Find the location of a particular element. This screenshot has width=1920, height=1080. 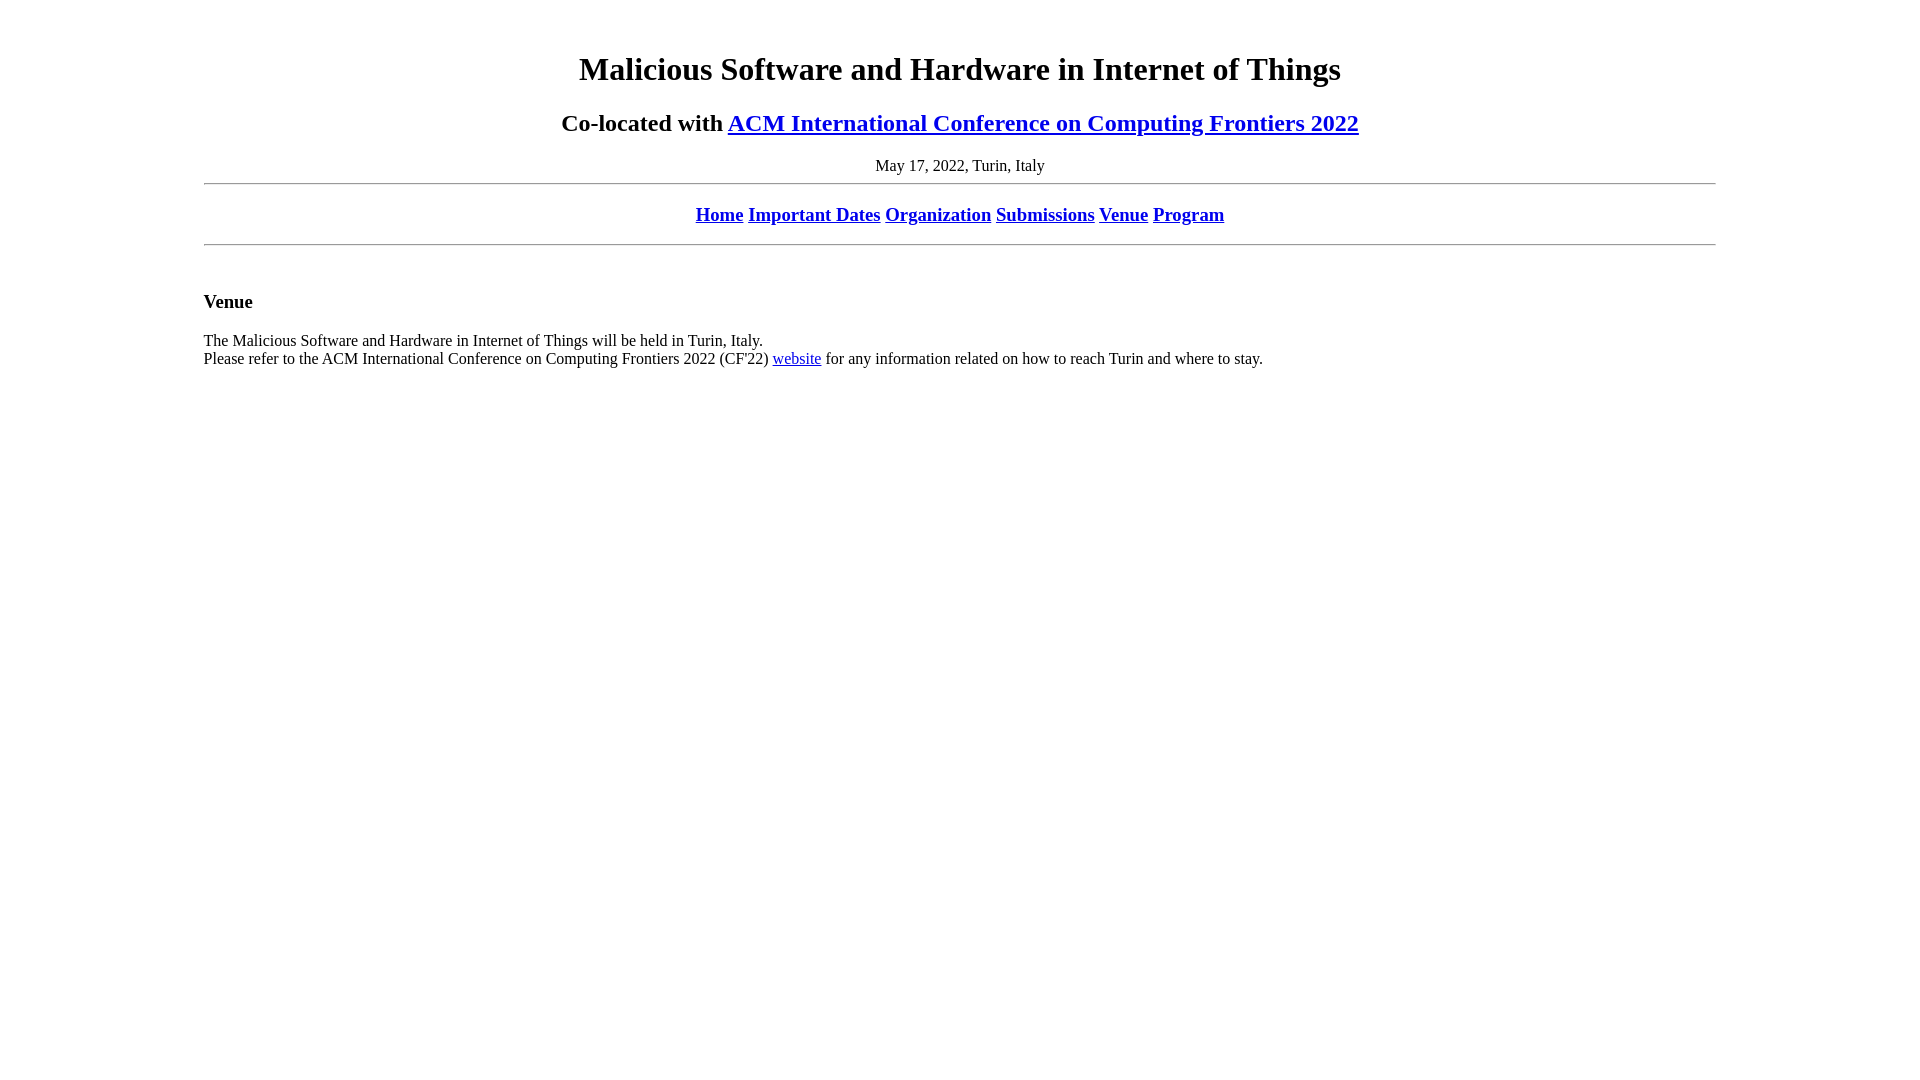

'Organization' is located at coordinates (936, 214).